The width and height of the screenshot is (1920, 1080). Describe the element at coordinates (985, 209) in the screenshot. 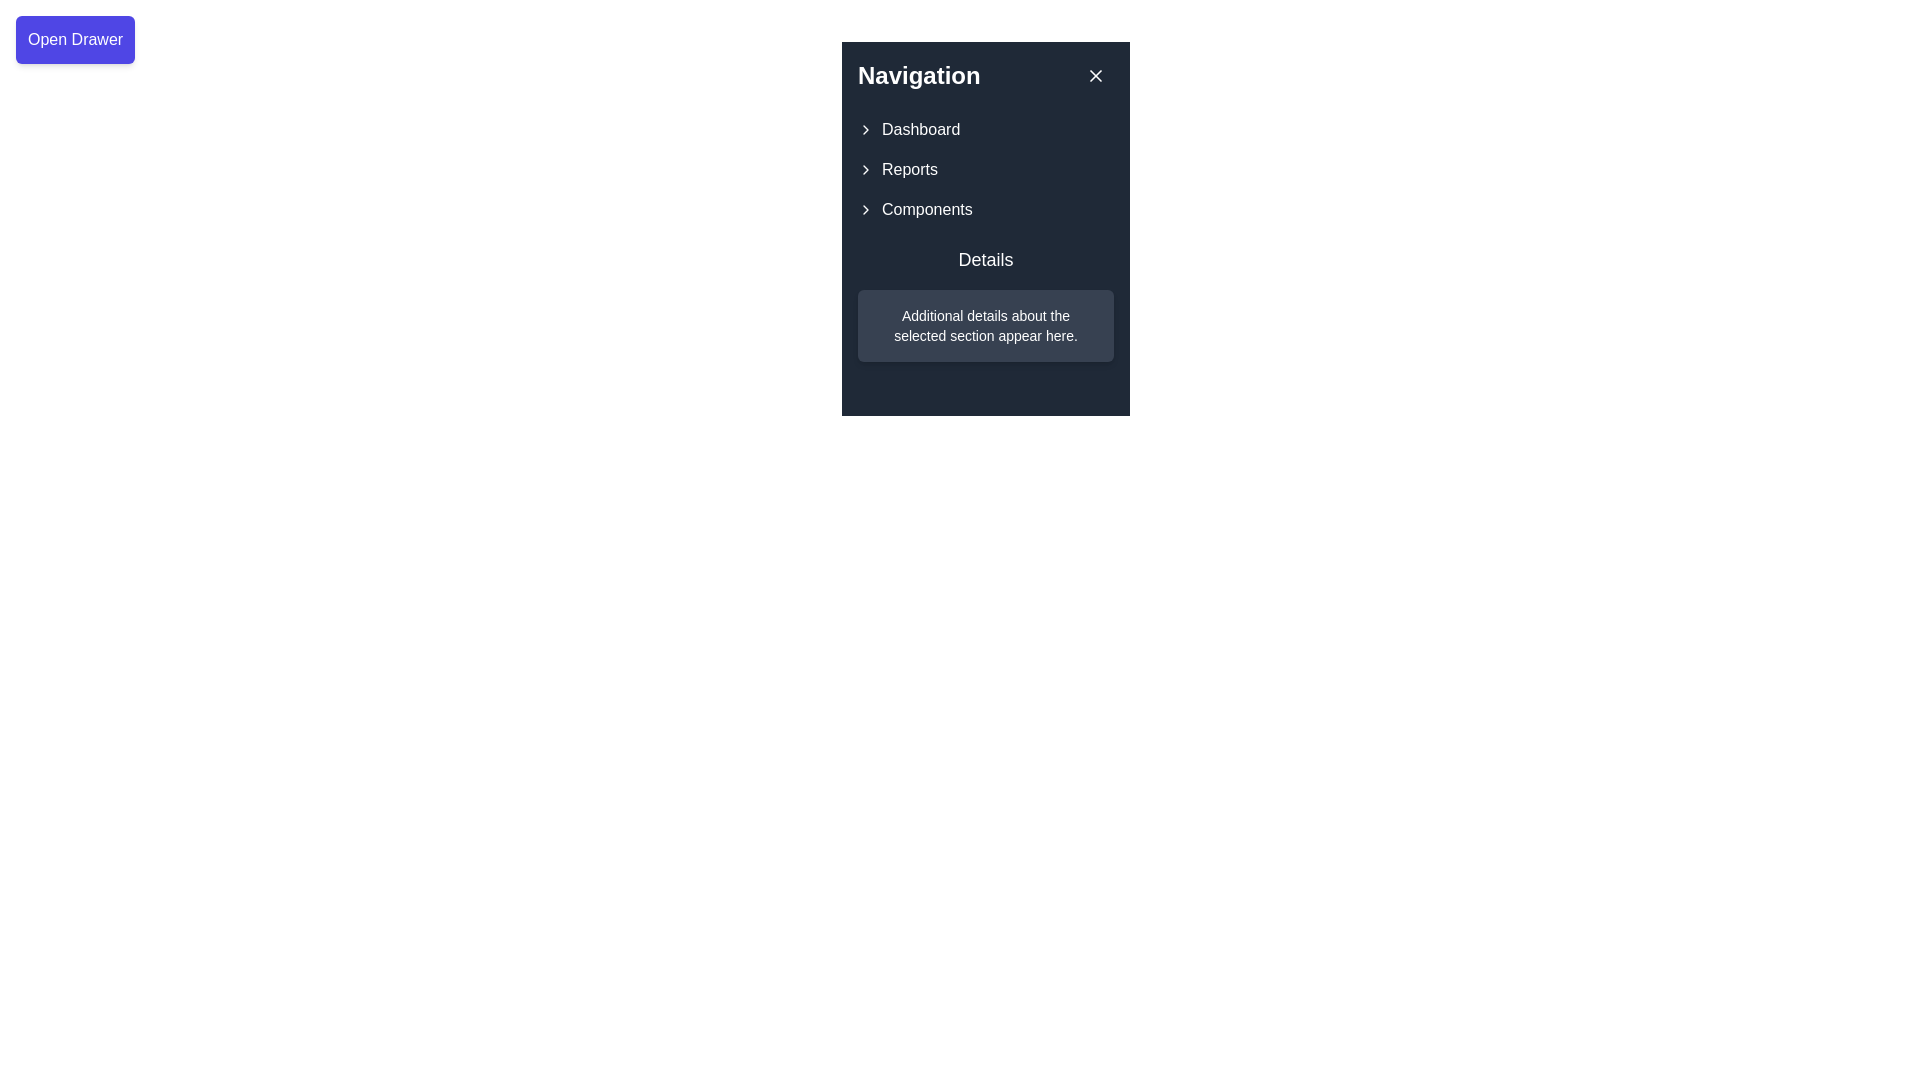

I see `the third interactive menu item in the navigation section` at that location.